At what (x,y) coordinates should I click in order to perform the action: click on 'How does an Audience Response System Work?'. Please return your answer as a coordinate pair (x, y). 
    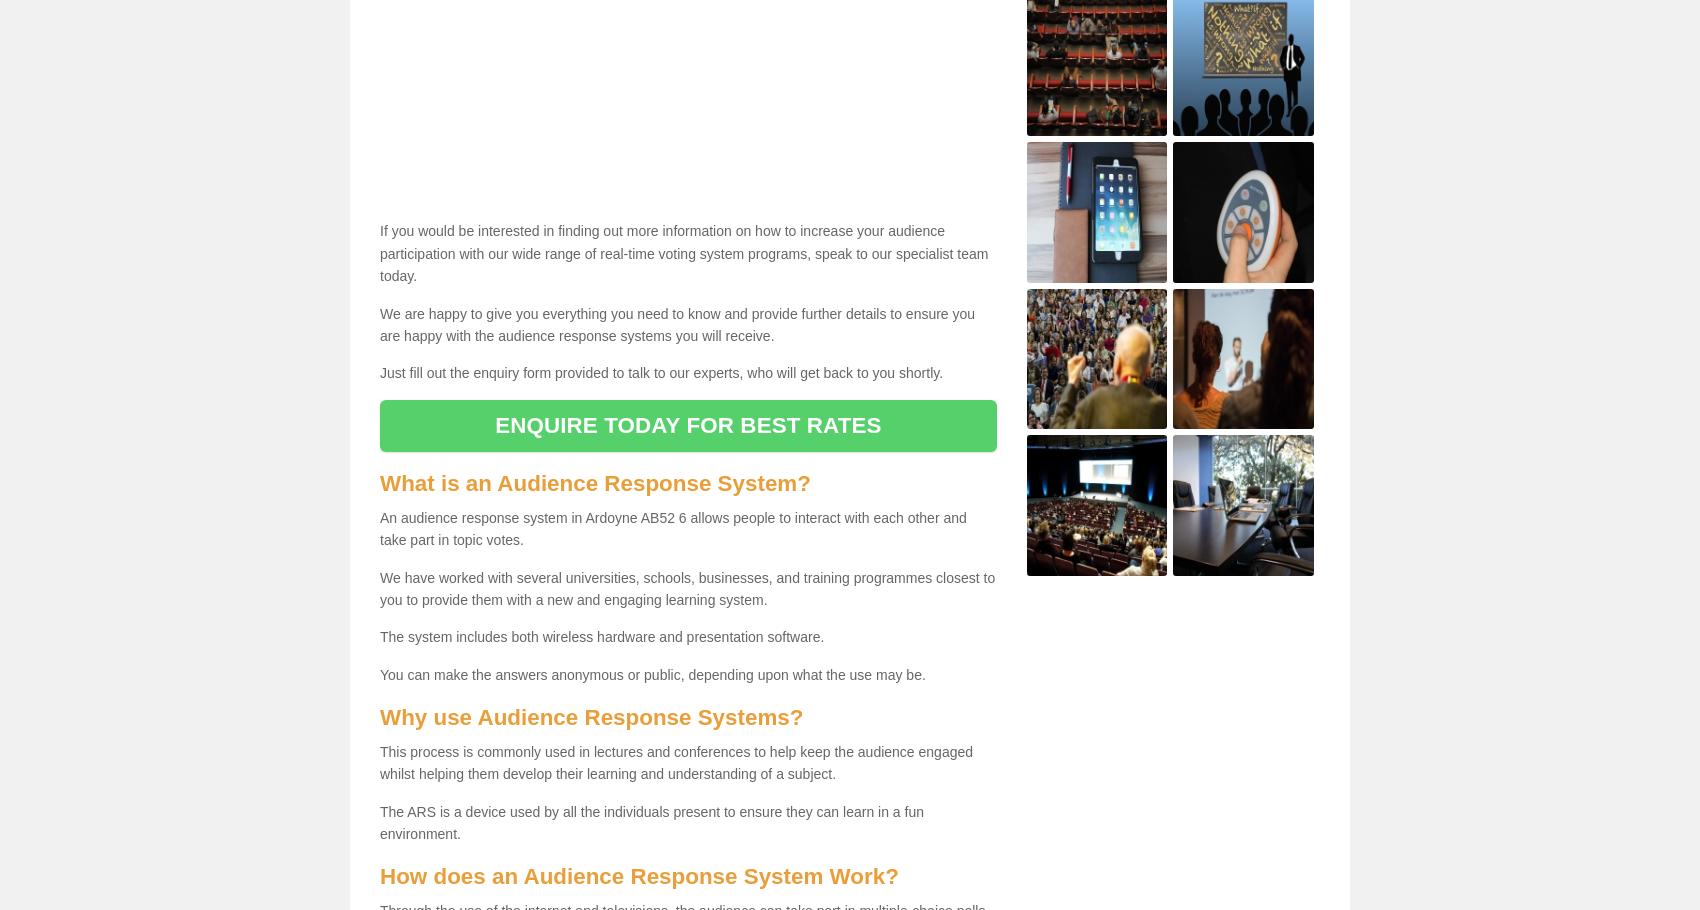
    Looking at the image, I should click on (639, 875).